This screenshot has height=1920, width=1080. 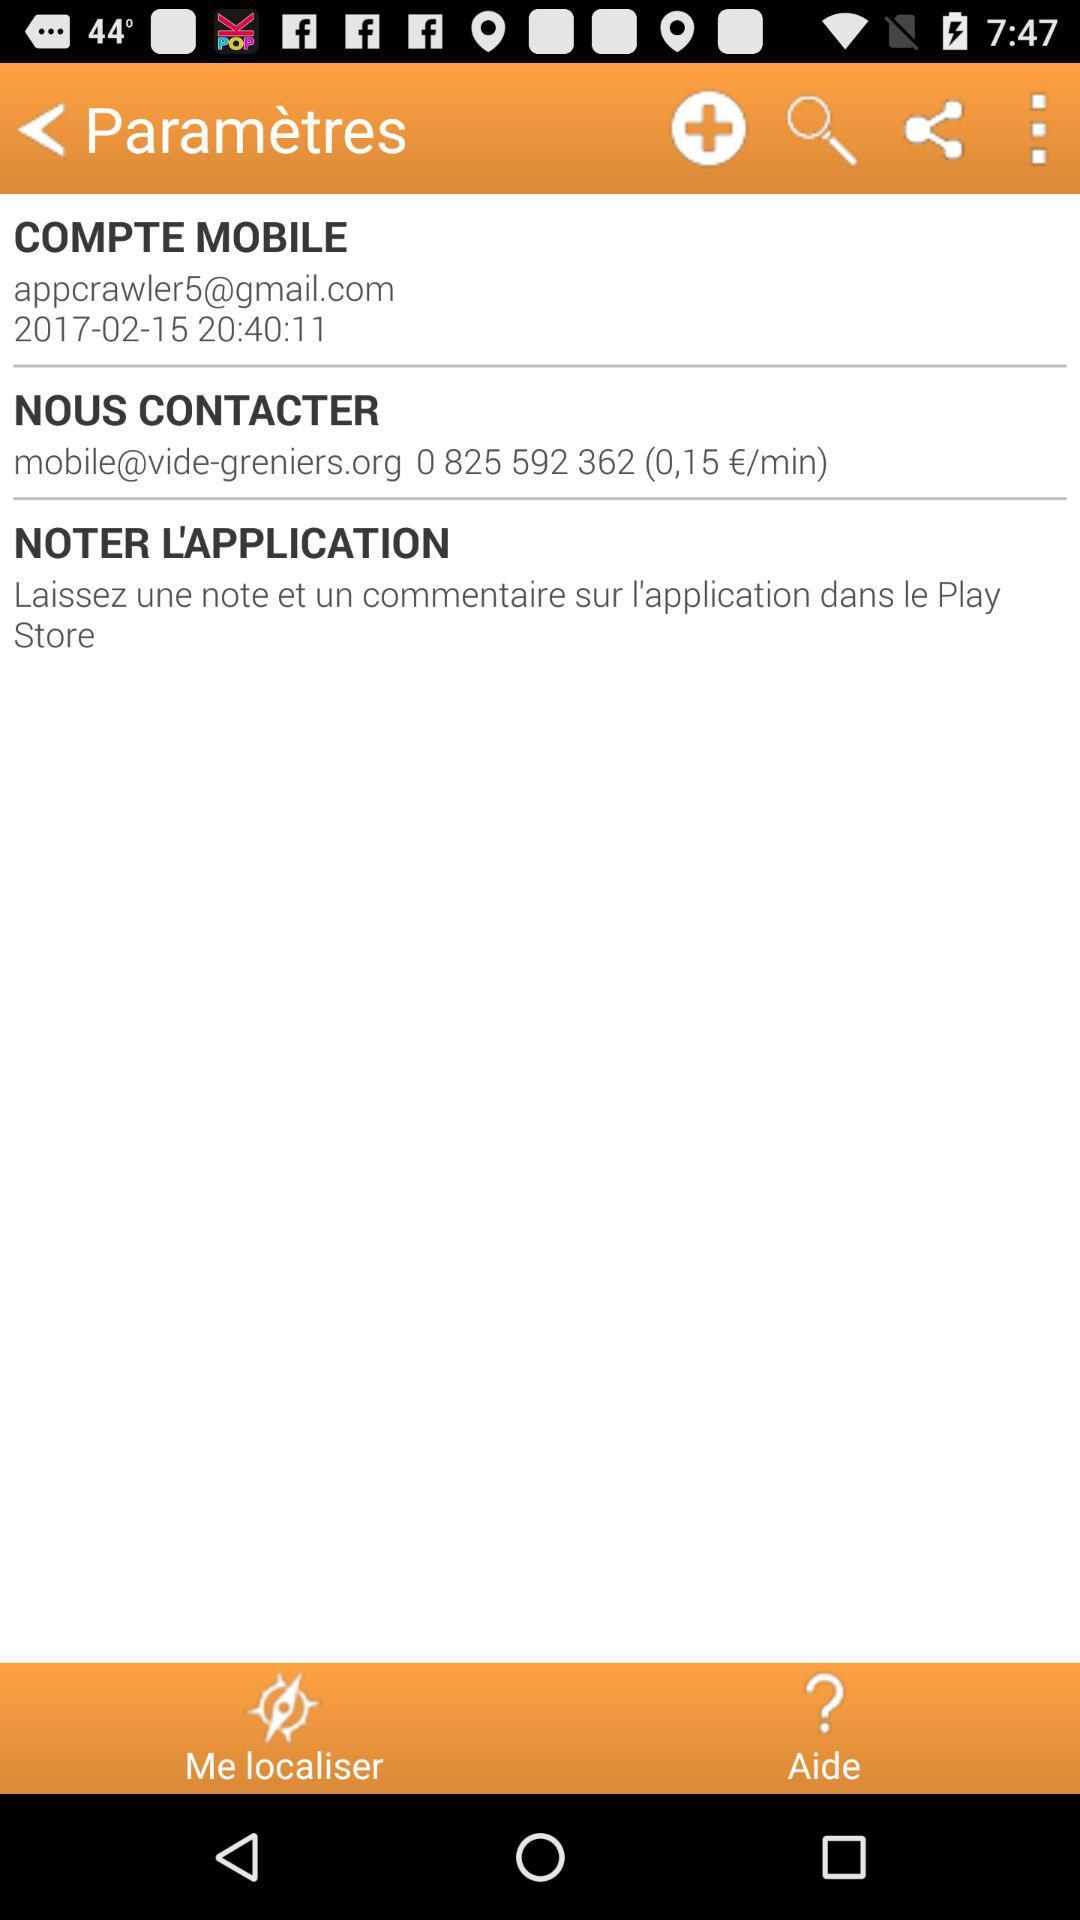 I want to click on icon above the compte mobile item, so click(x=935, y=127).